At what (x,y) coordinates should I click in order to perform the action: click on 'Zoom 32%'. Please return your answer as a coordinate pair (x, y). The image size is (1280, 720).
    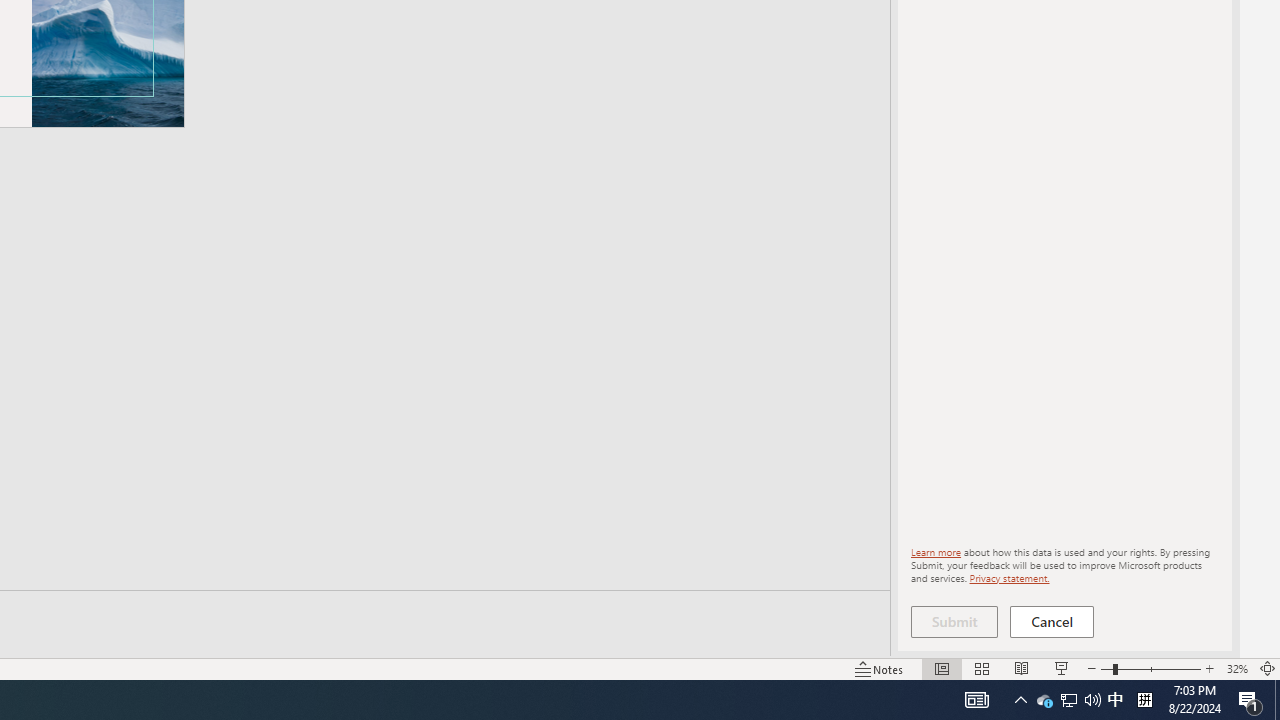
    Looking at the image, I should click on (1236, 669).